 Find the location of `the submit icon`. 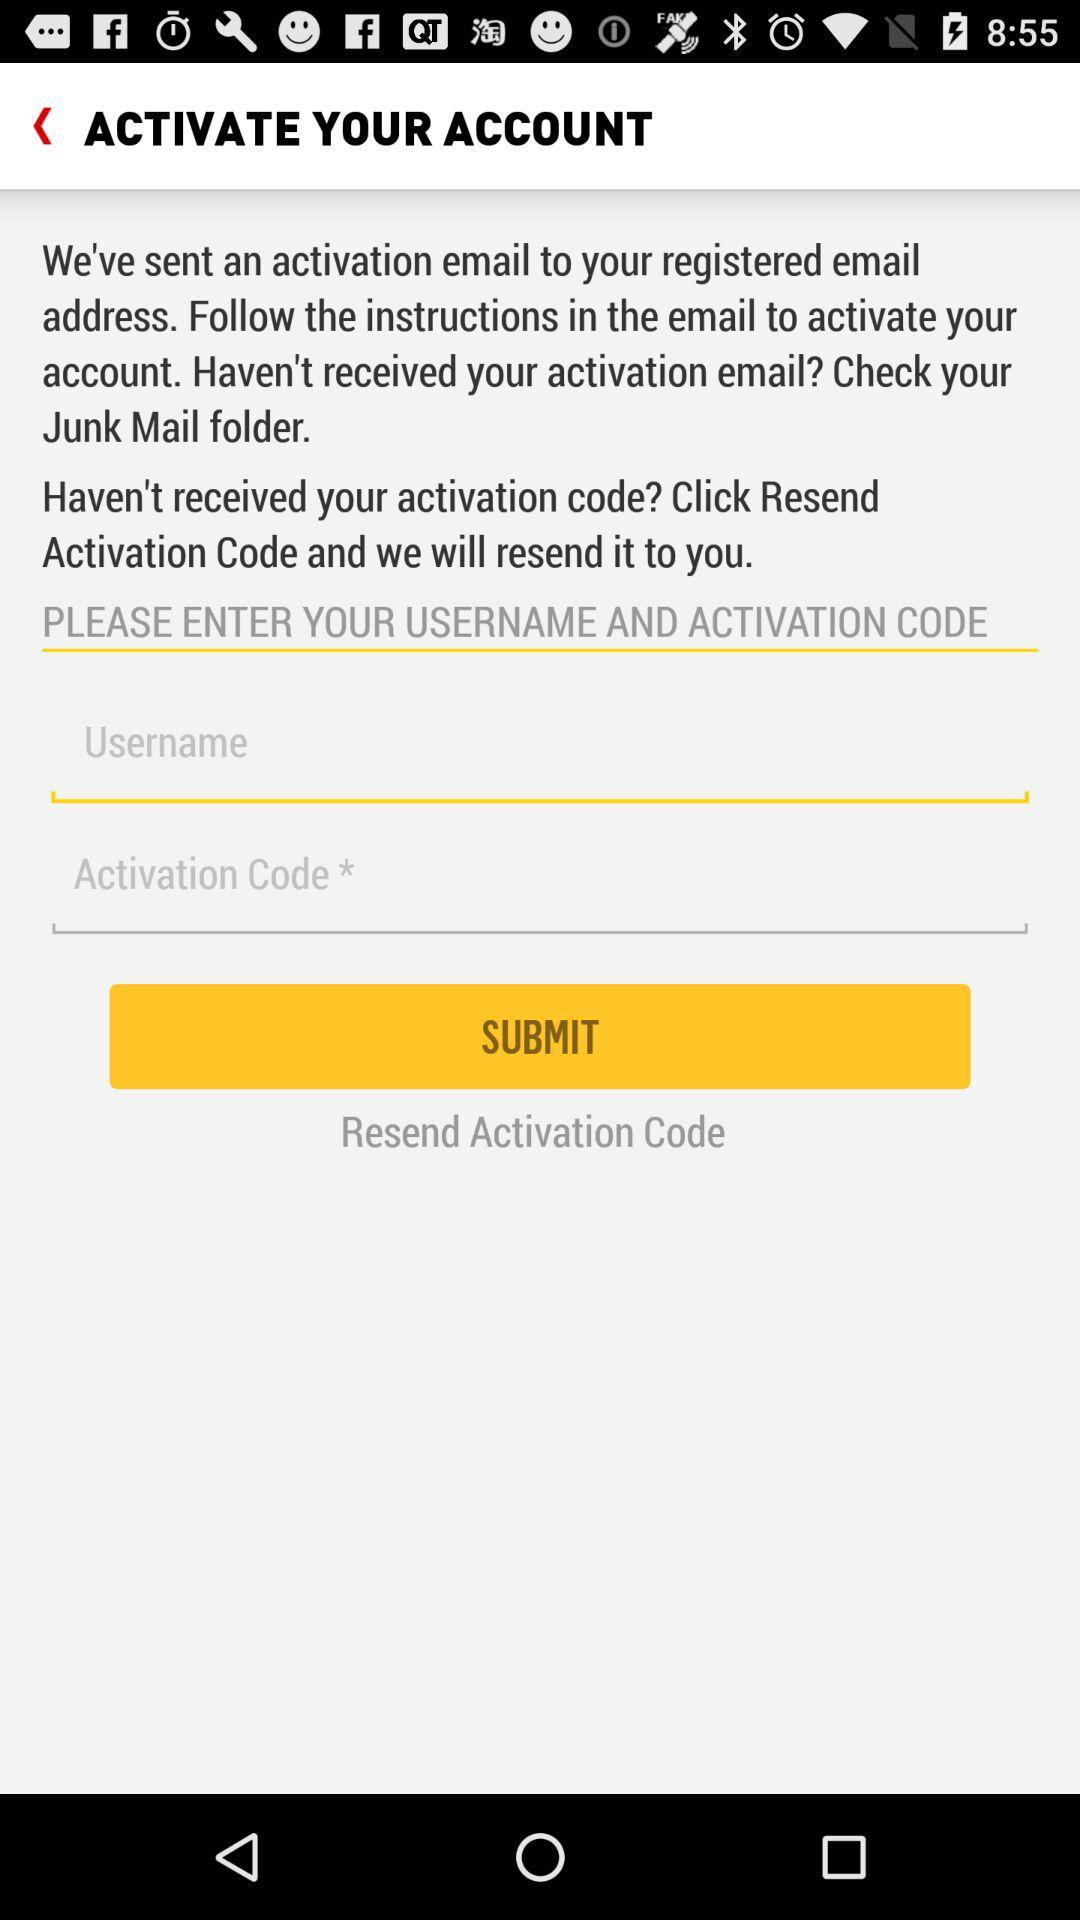

the submit icon is located at coordinates (540, 1036).